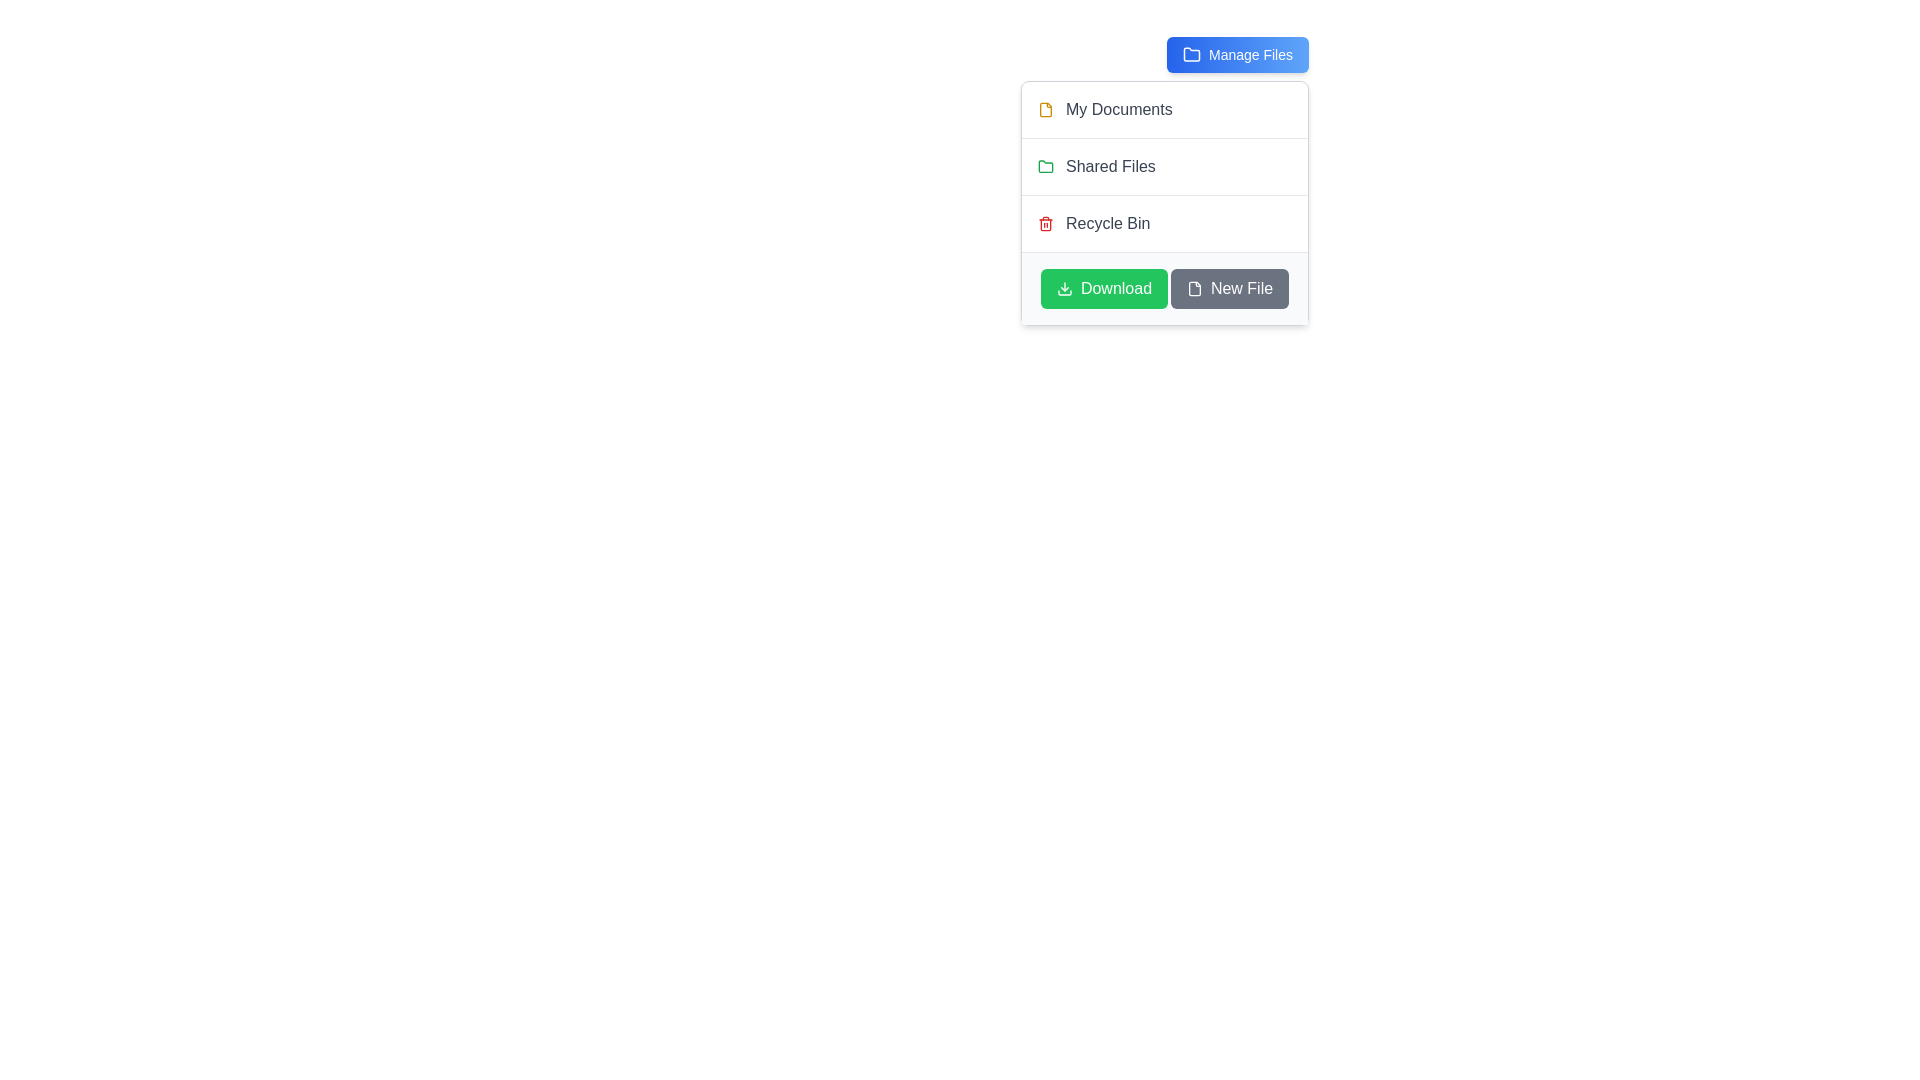 The width and height of the screenshot is (1920, 1080). I want to click on the text label in the second row of the 'Shared Files' list, which is aligned with a green folder icon, so click(1109, 165).